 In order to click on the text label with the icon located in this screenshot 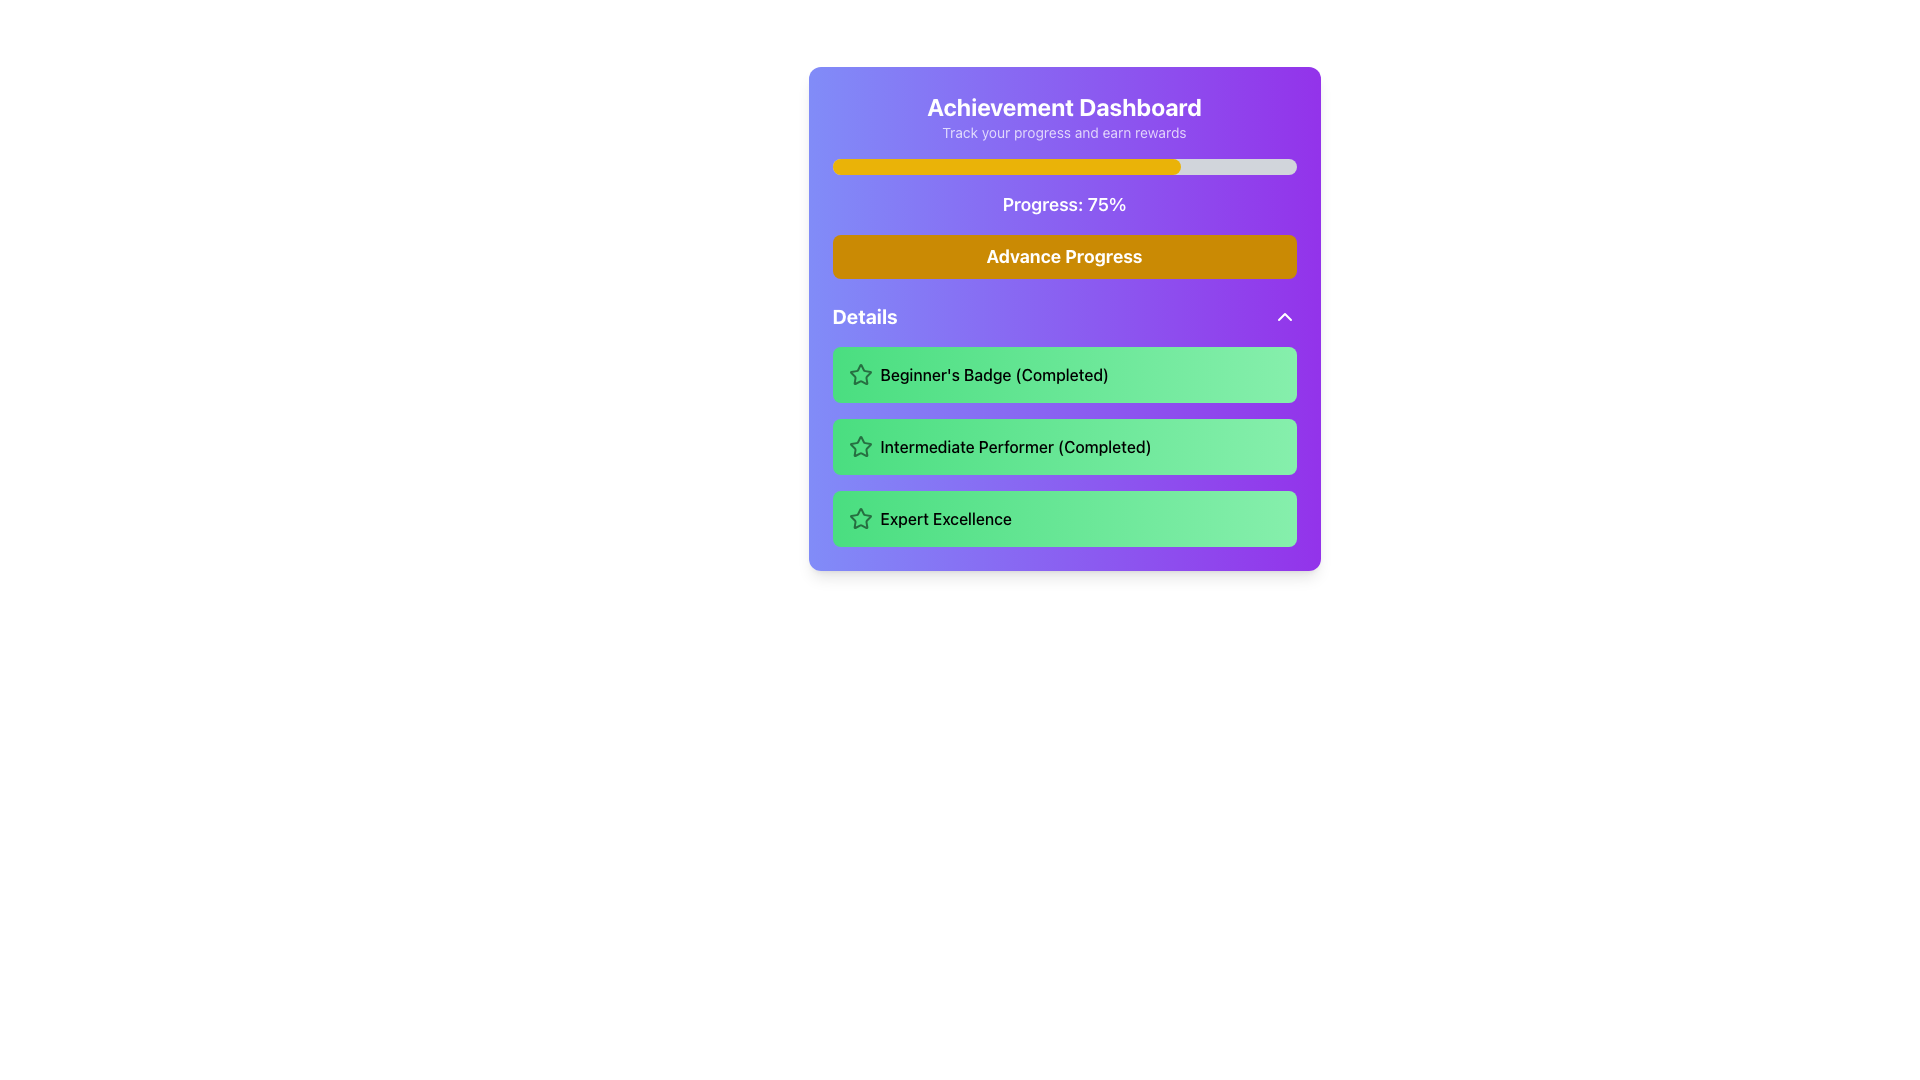, I will do `click(1063, 446)`.